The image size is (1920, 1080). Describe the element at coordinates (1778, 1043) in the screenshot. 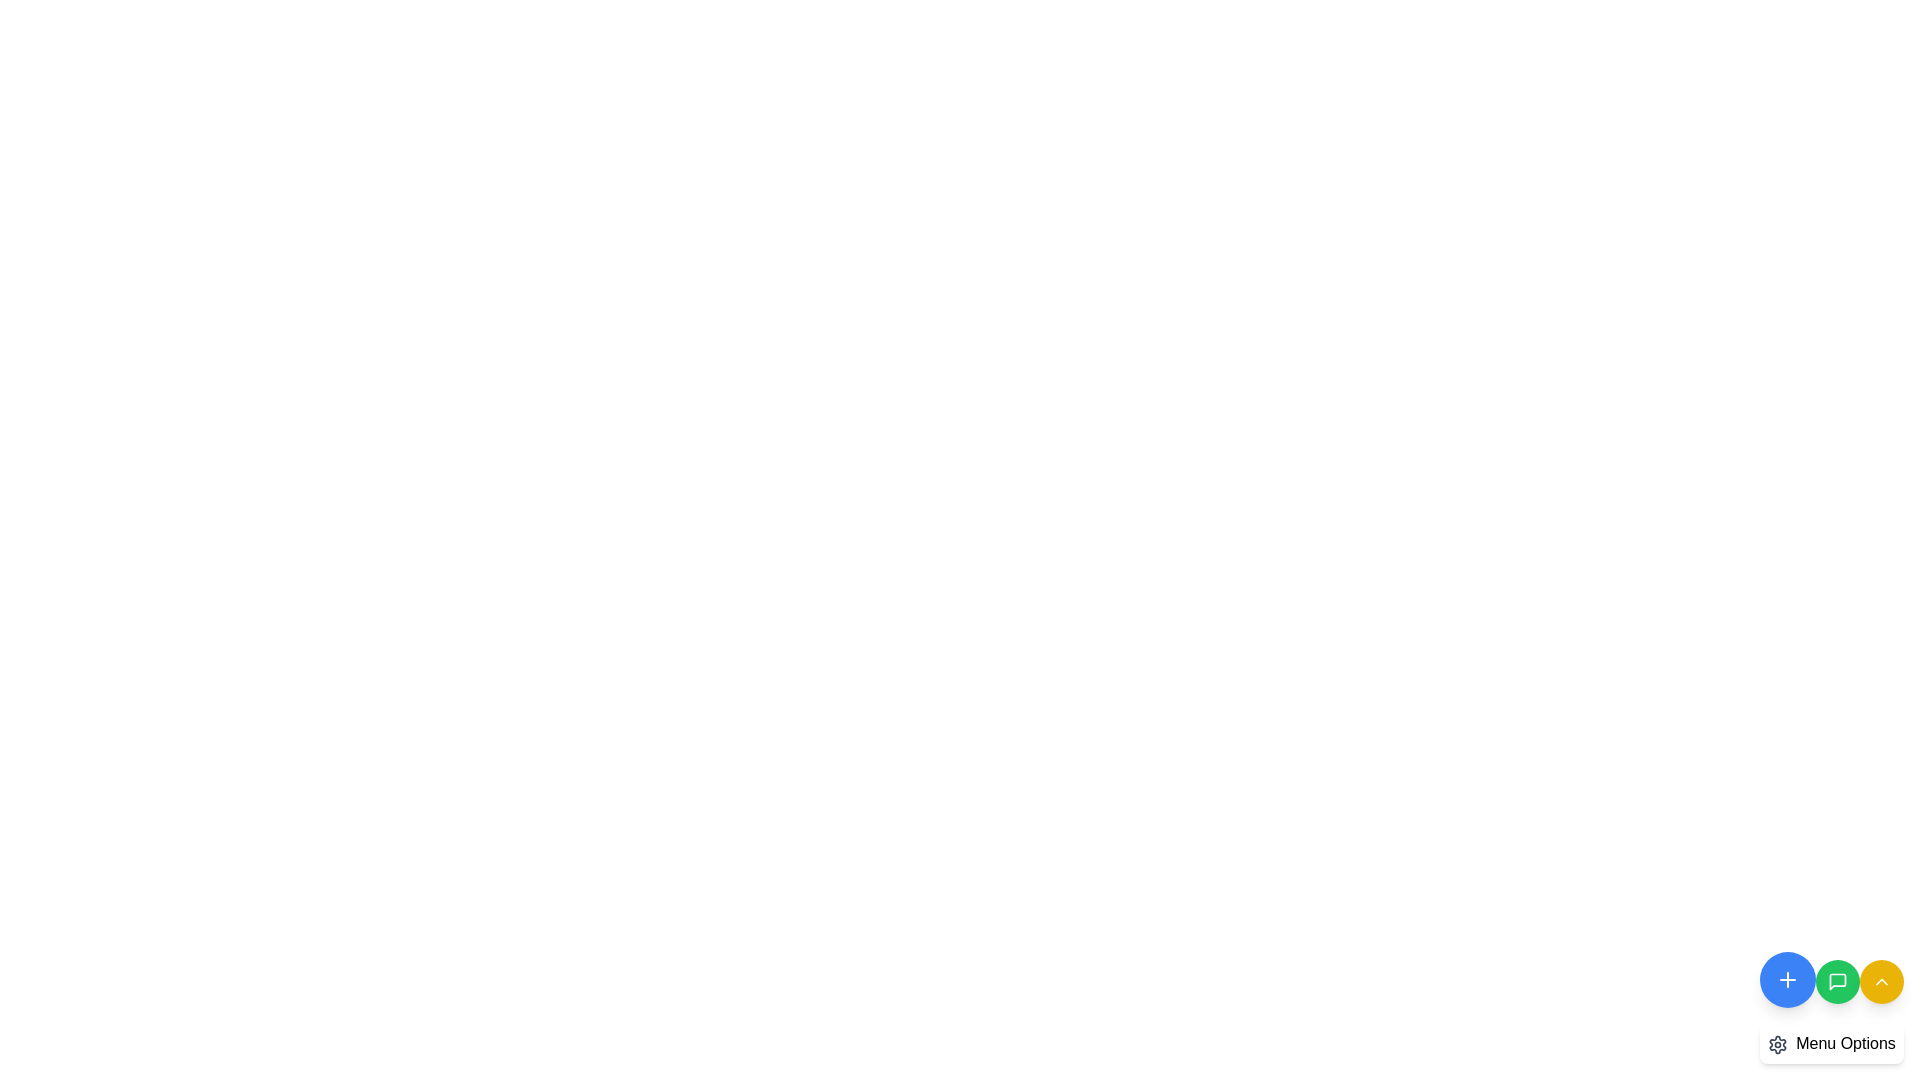

I see `the graphical icon representing settings or configuration options, located in the bottom-right corner of the interface, adjacent to action icons like a plus button and a dropdown menu` at that location.